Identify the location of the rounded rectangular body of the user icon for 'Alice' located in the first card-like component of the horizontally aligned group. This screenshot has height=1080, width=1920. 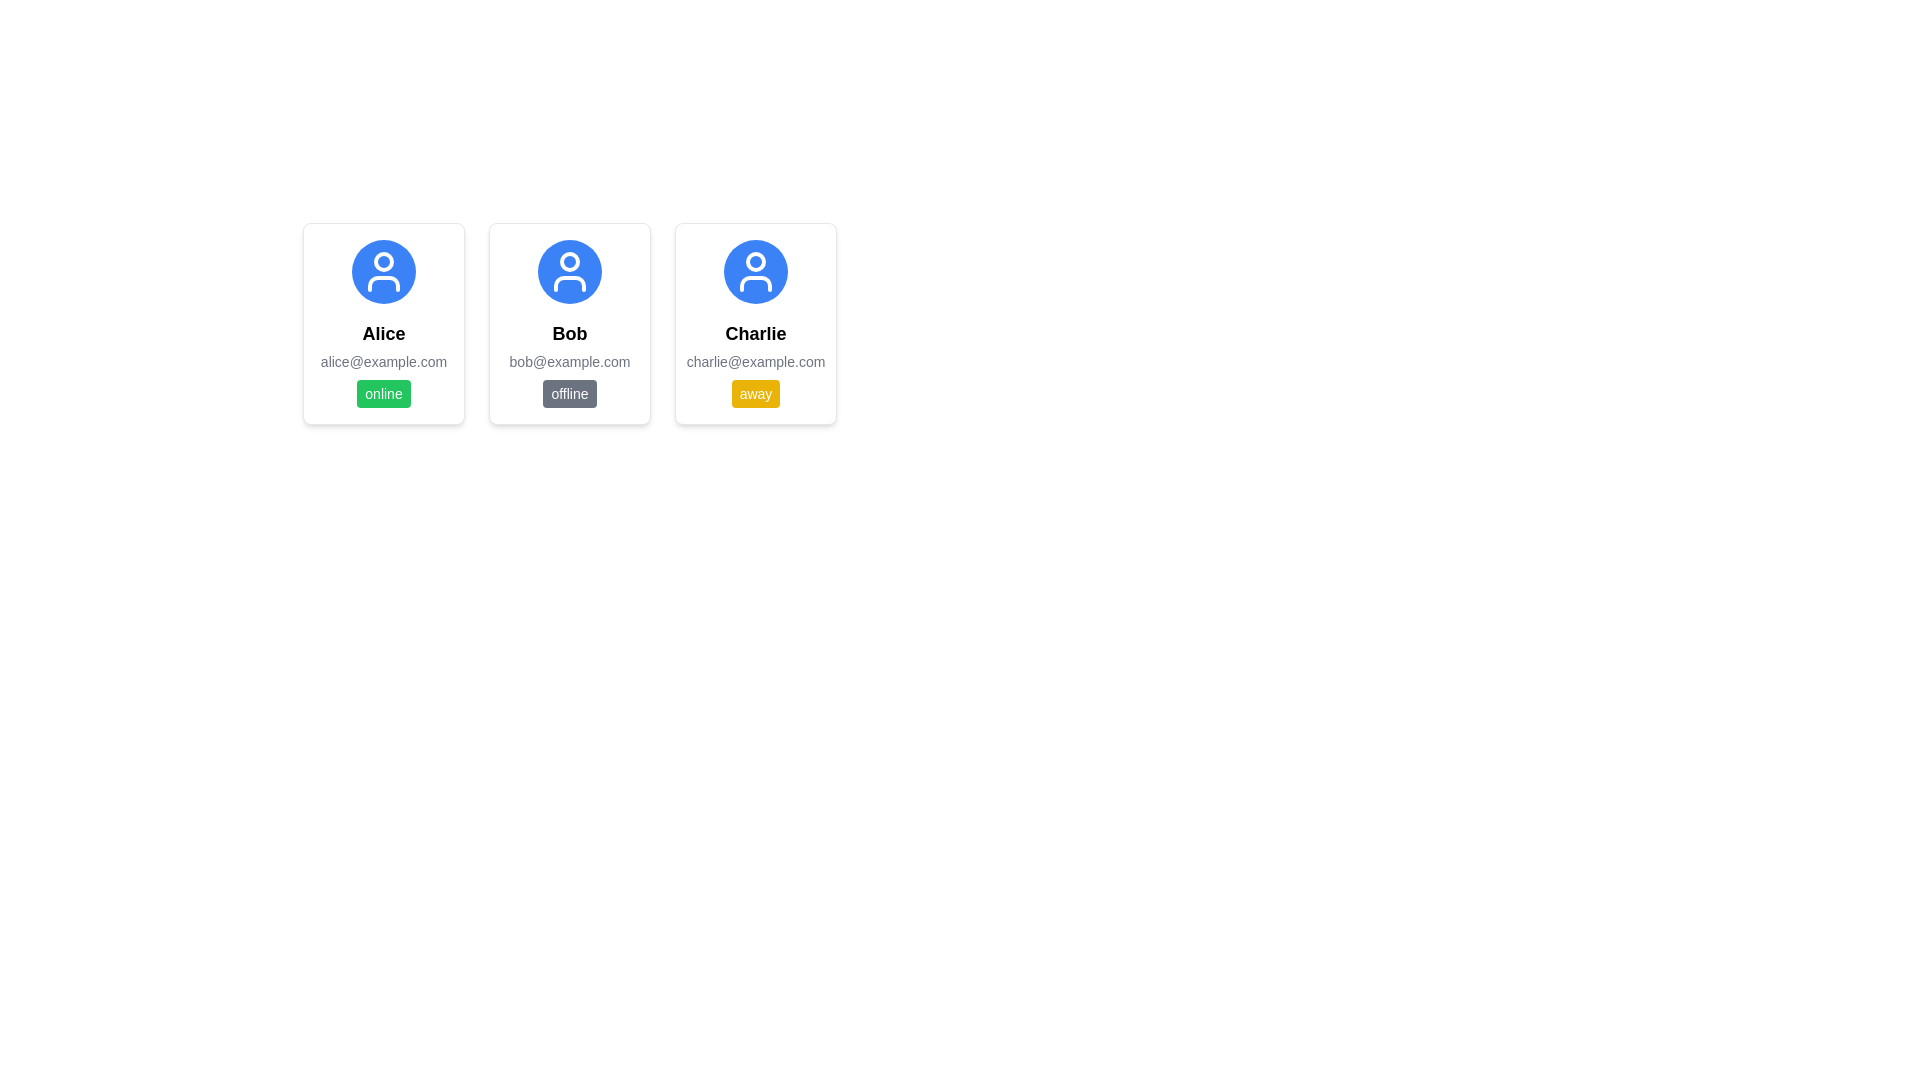
(384, 284).